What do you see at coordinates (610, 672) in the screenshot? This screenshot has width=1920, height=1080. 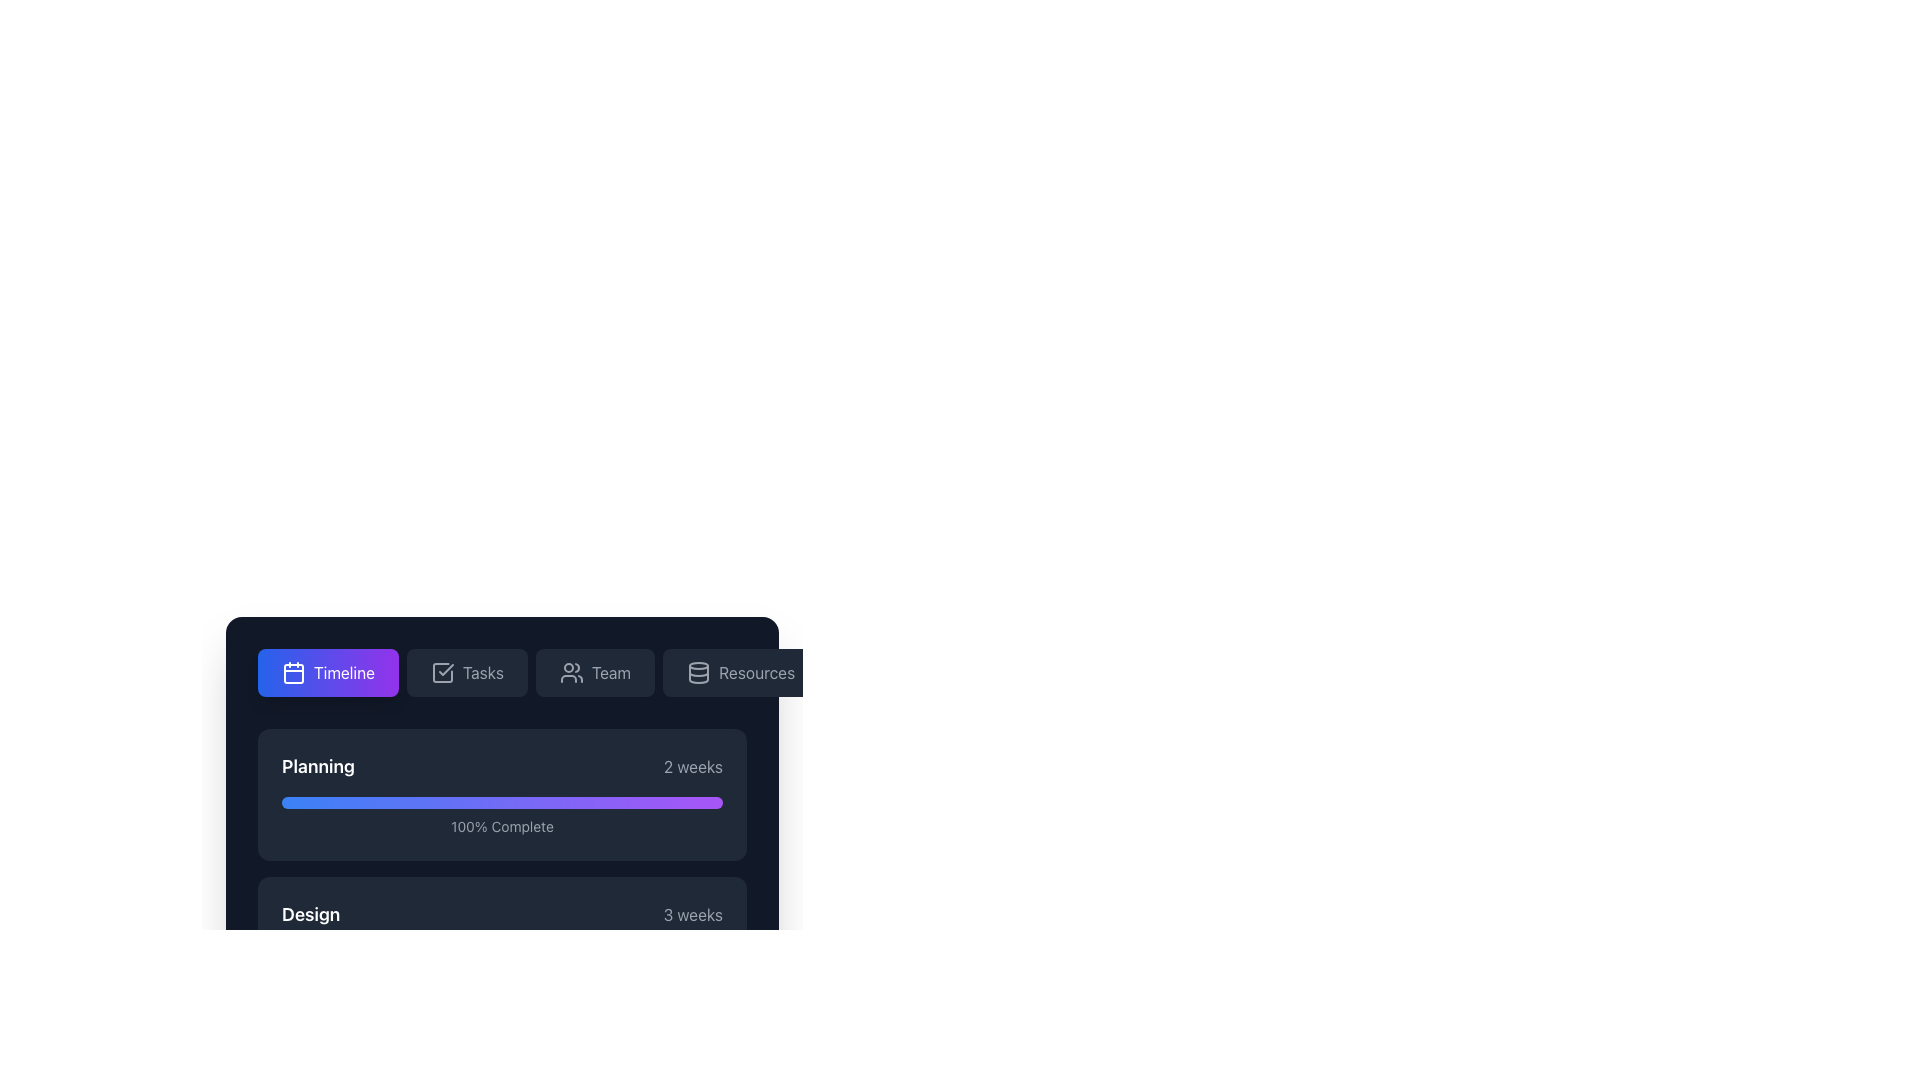 I see `the 'Team' text label located in the navigation bar at the top of the content card, which is the last text component in the sequence of 'Timeline', 'Tasks', and an icon before the 'Resources' icon` at bounding box center [610, 672].